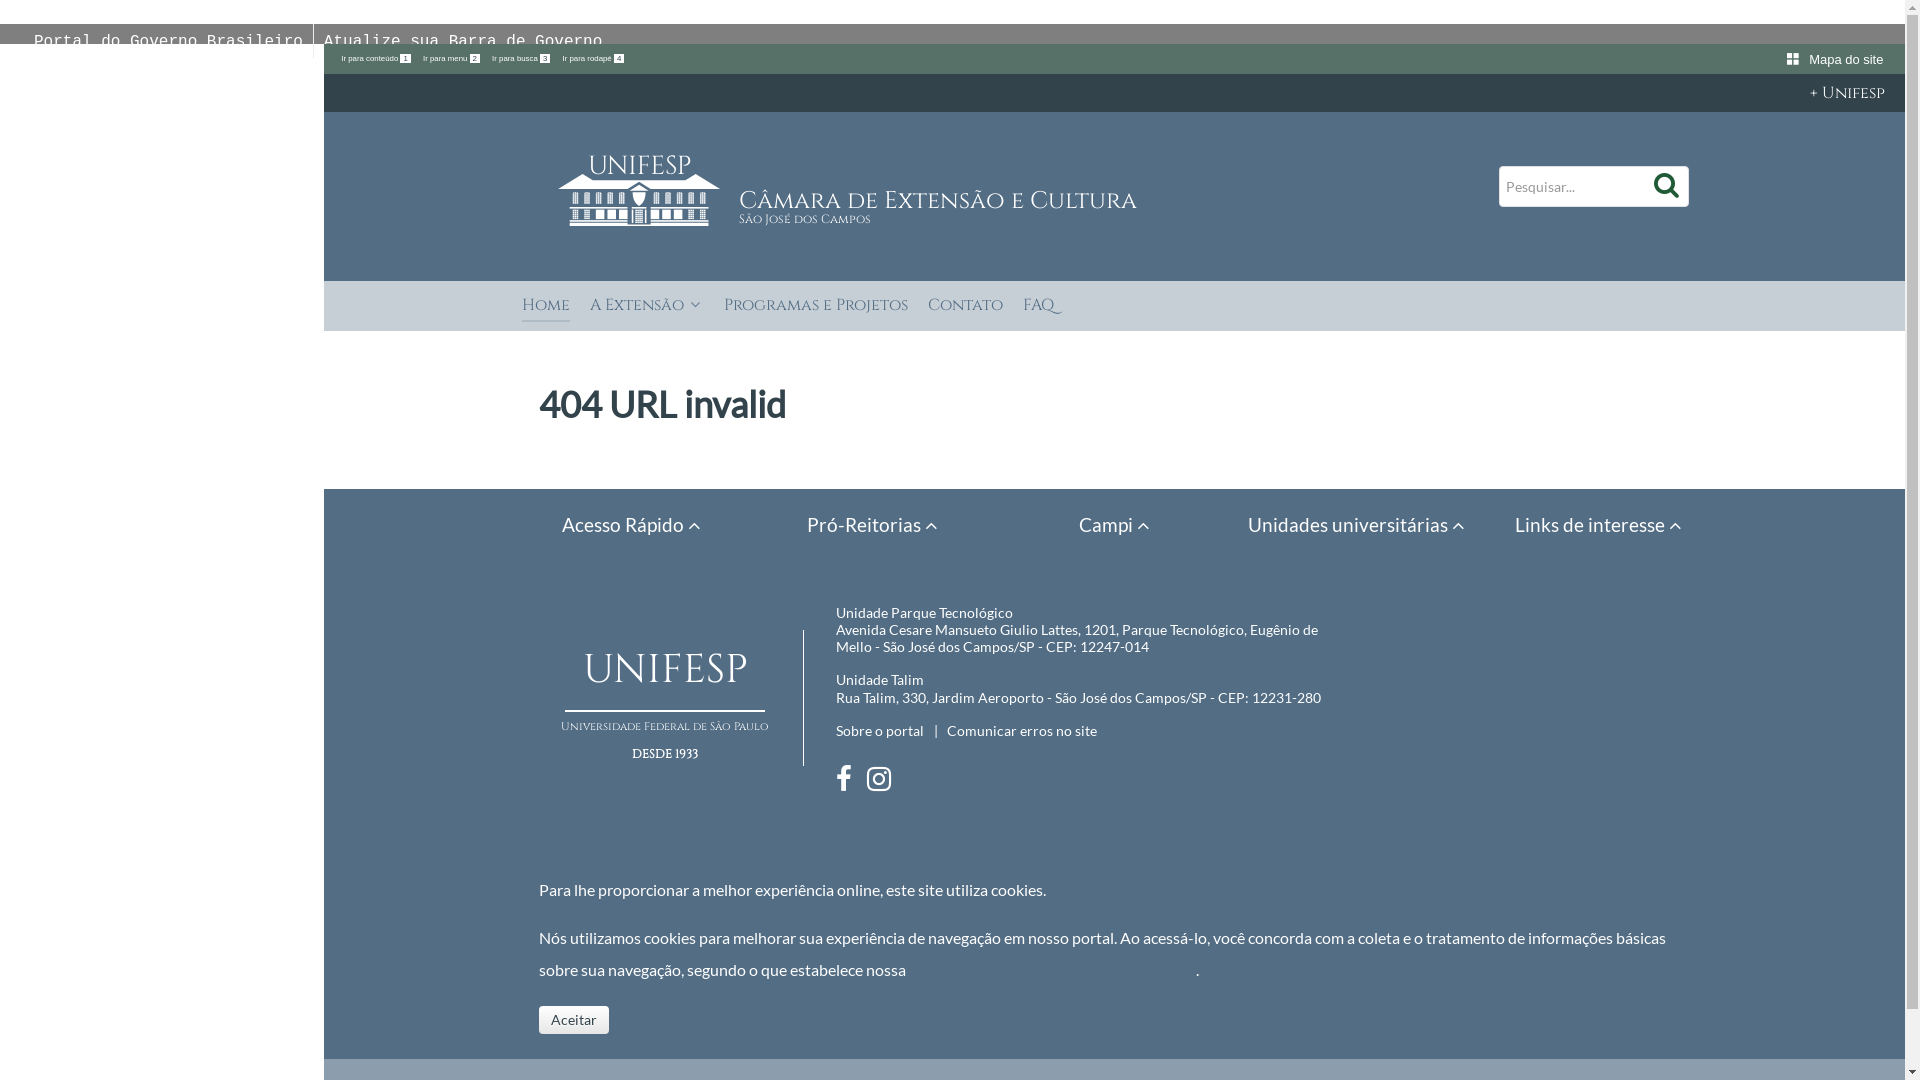 Image resolution: width=1920 pixels, height=1080 pixels. Describe the element at coordinates (33, 42) in the screenshot. I see `'Portal do Governo Brasileiro'` at that location.